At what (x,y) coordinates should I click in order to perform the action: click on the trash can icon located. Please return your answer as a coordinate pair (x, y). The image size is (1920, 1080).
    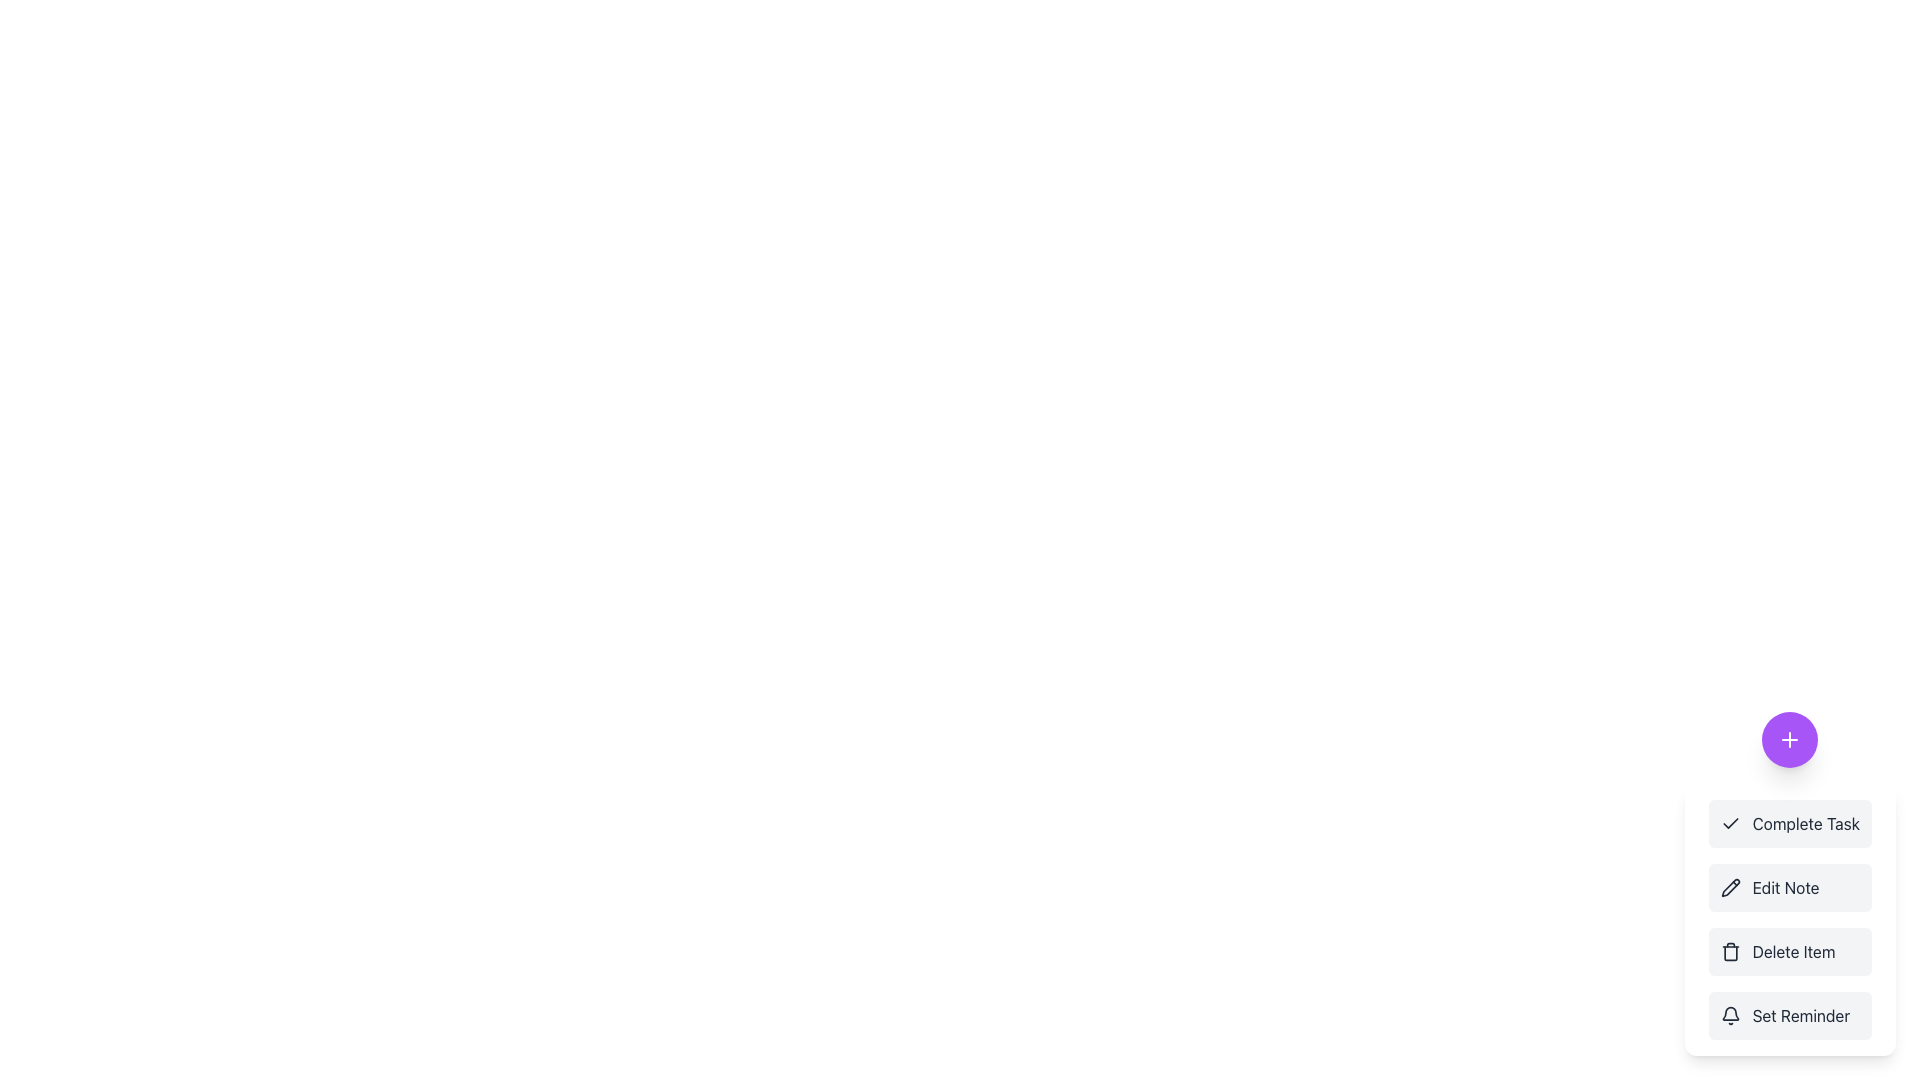
    Looking at the image, I should click on (1729, 951).